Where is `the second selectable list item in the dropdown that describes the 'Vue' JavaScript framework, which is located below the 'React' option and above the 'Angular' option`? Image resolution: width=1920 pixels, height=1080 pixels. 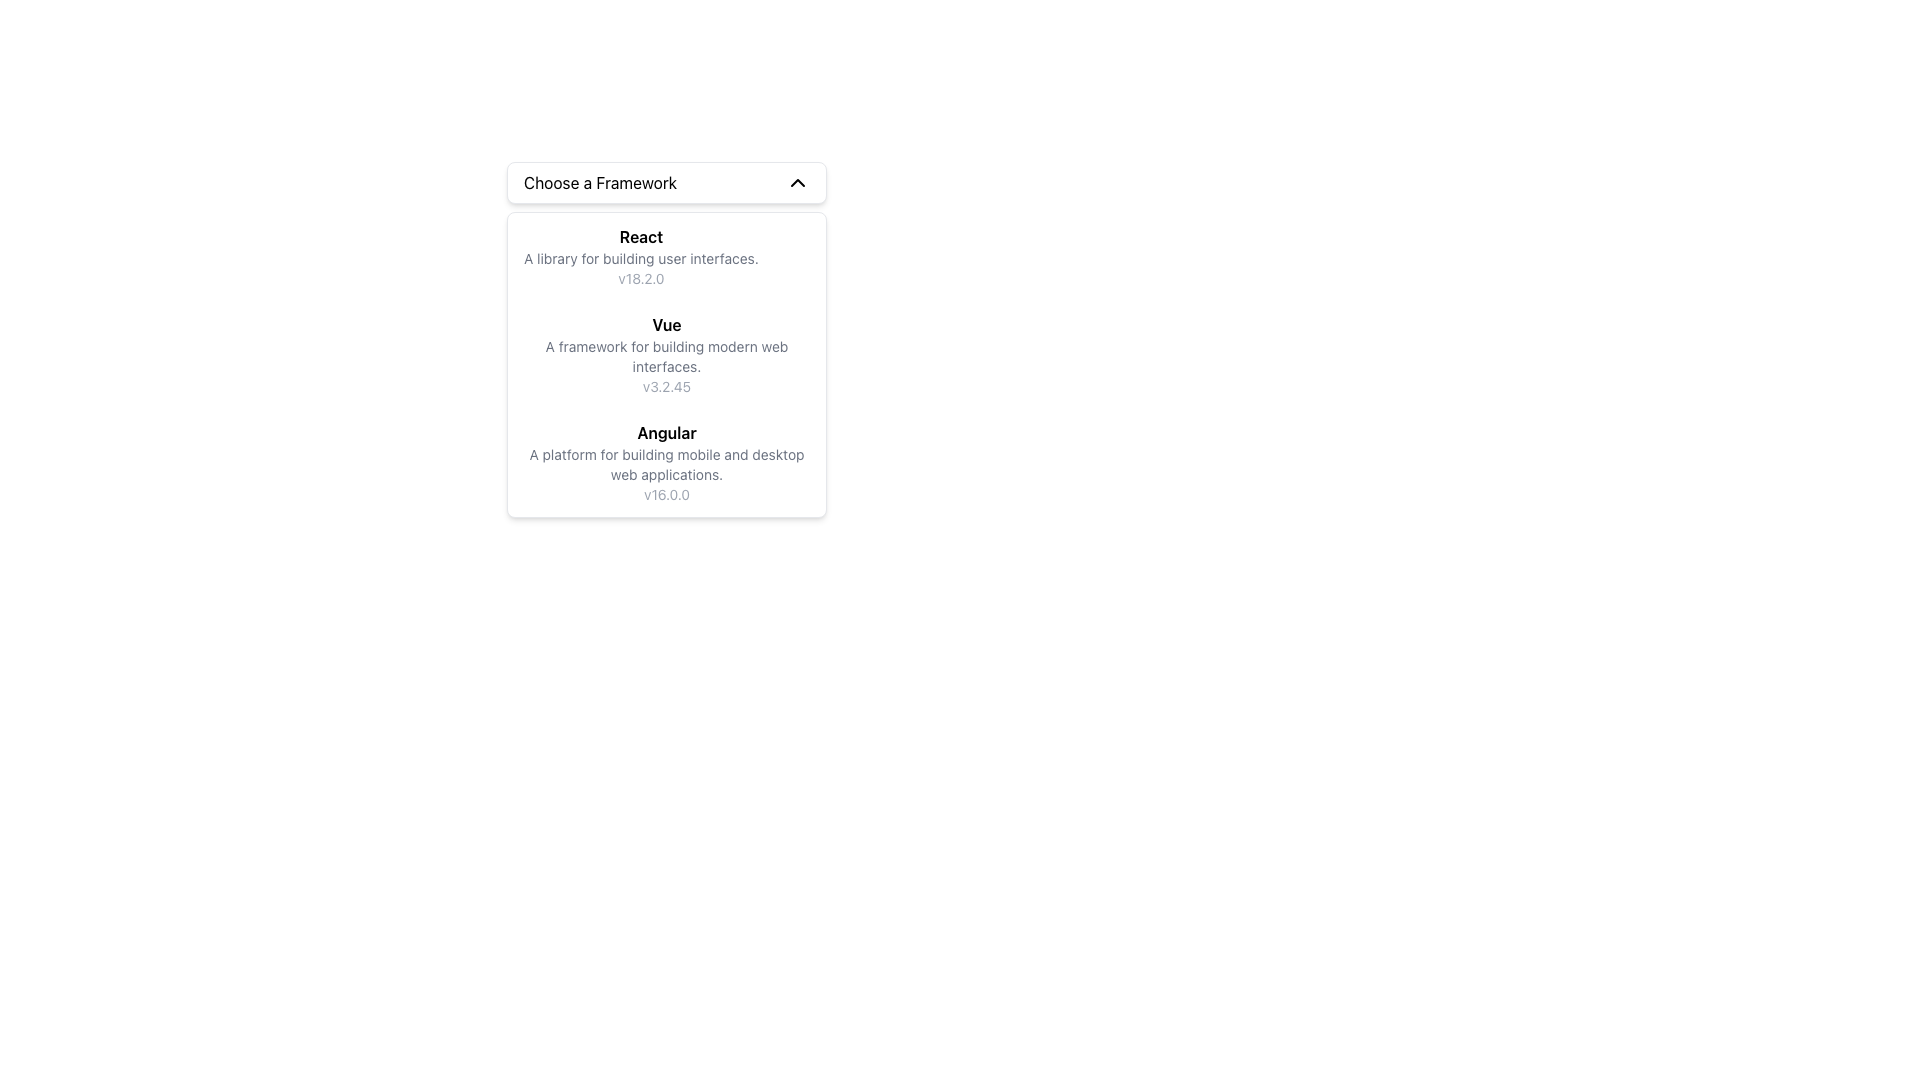
the second selectable list item in the dropdown that describes the 'Vue' JavaScript framework, which is located below the 'React' option and above the 'Angular' option is located at coordinates (667, 353).